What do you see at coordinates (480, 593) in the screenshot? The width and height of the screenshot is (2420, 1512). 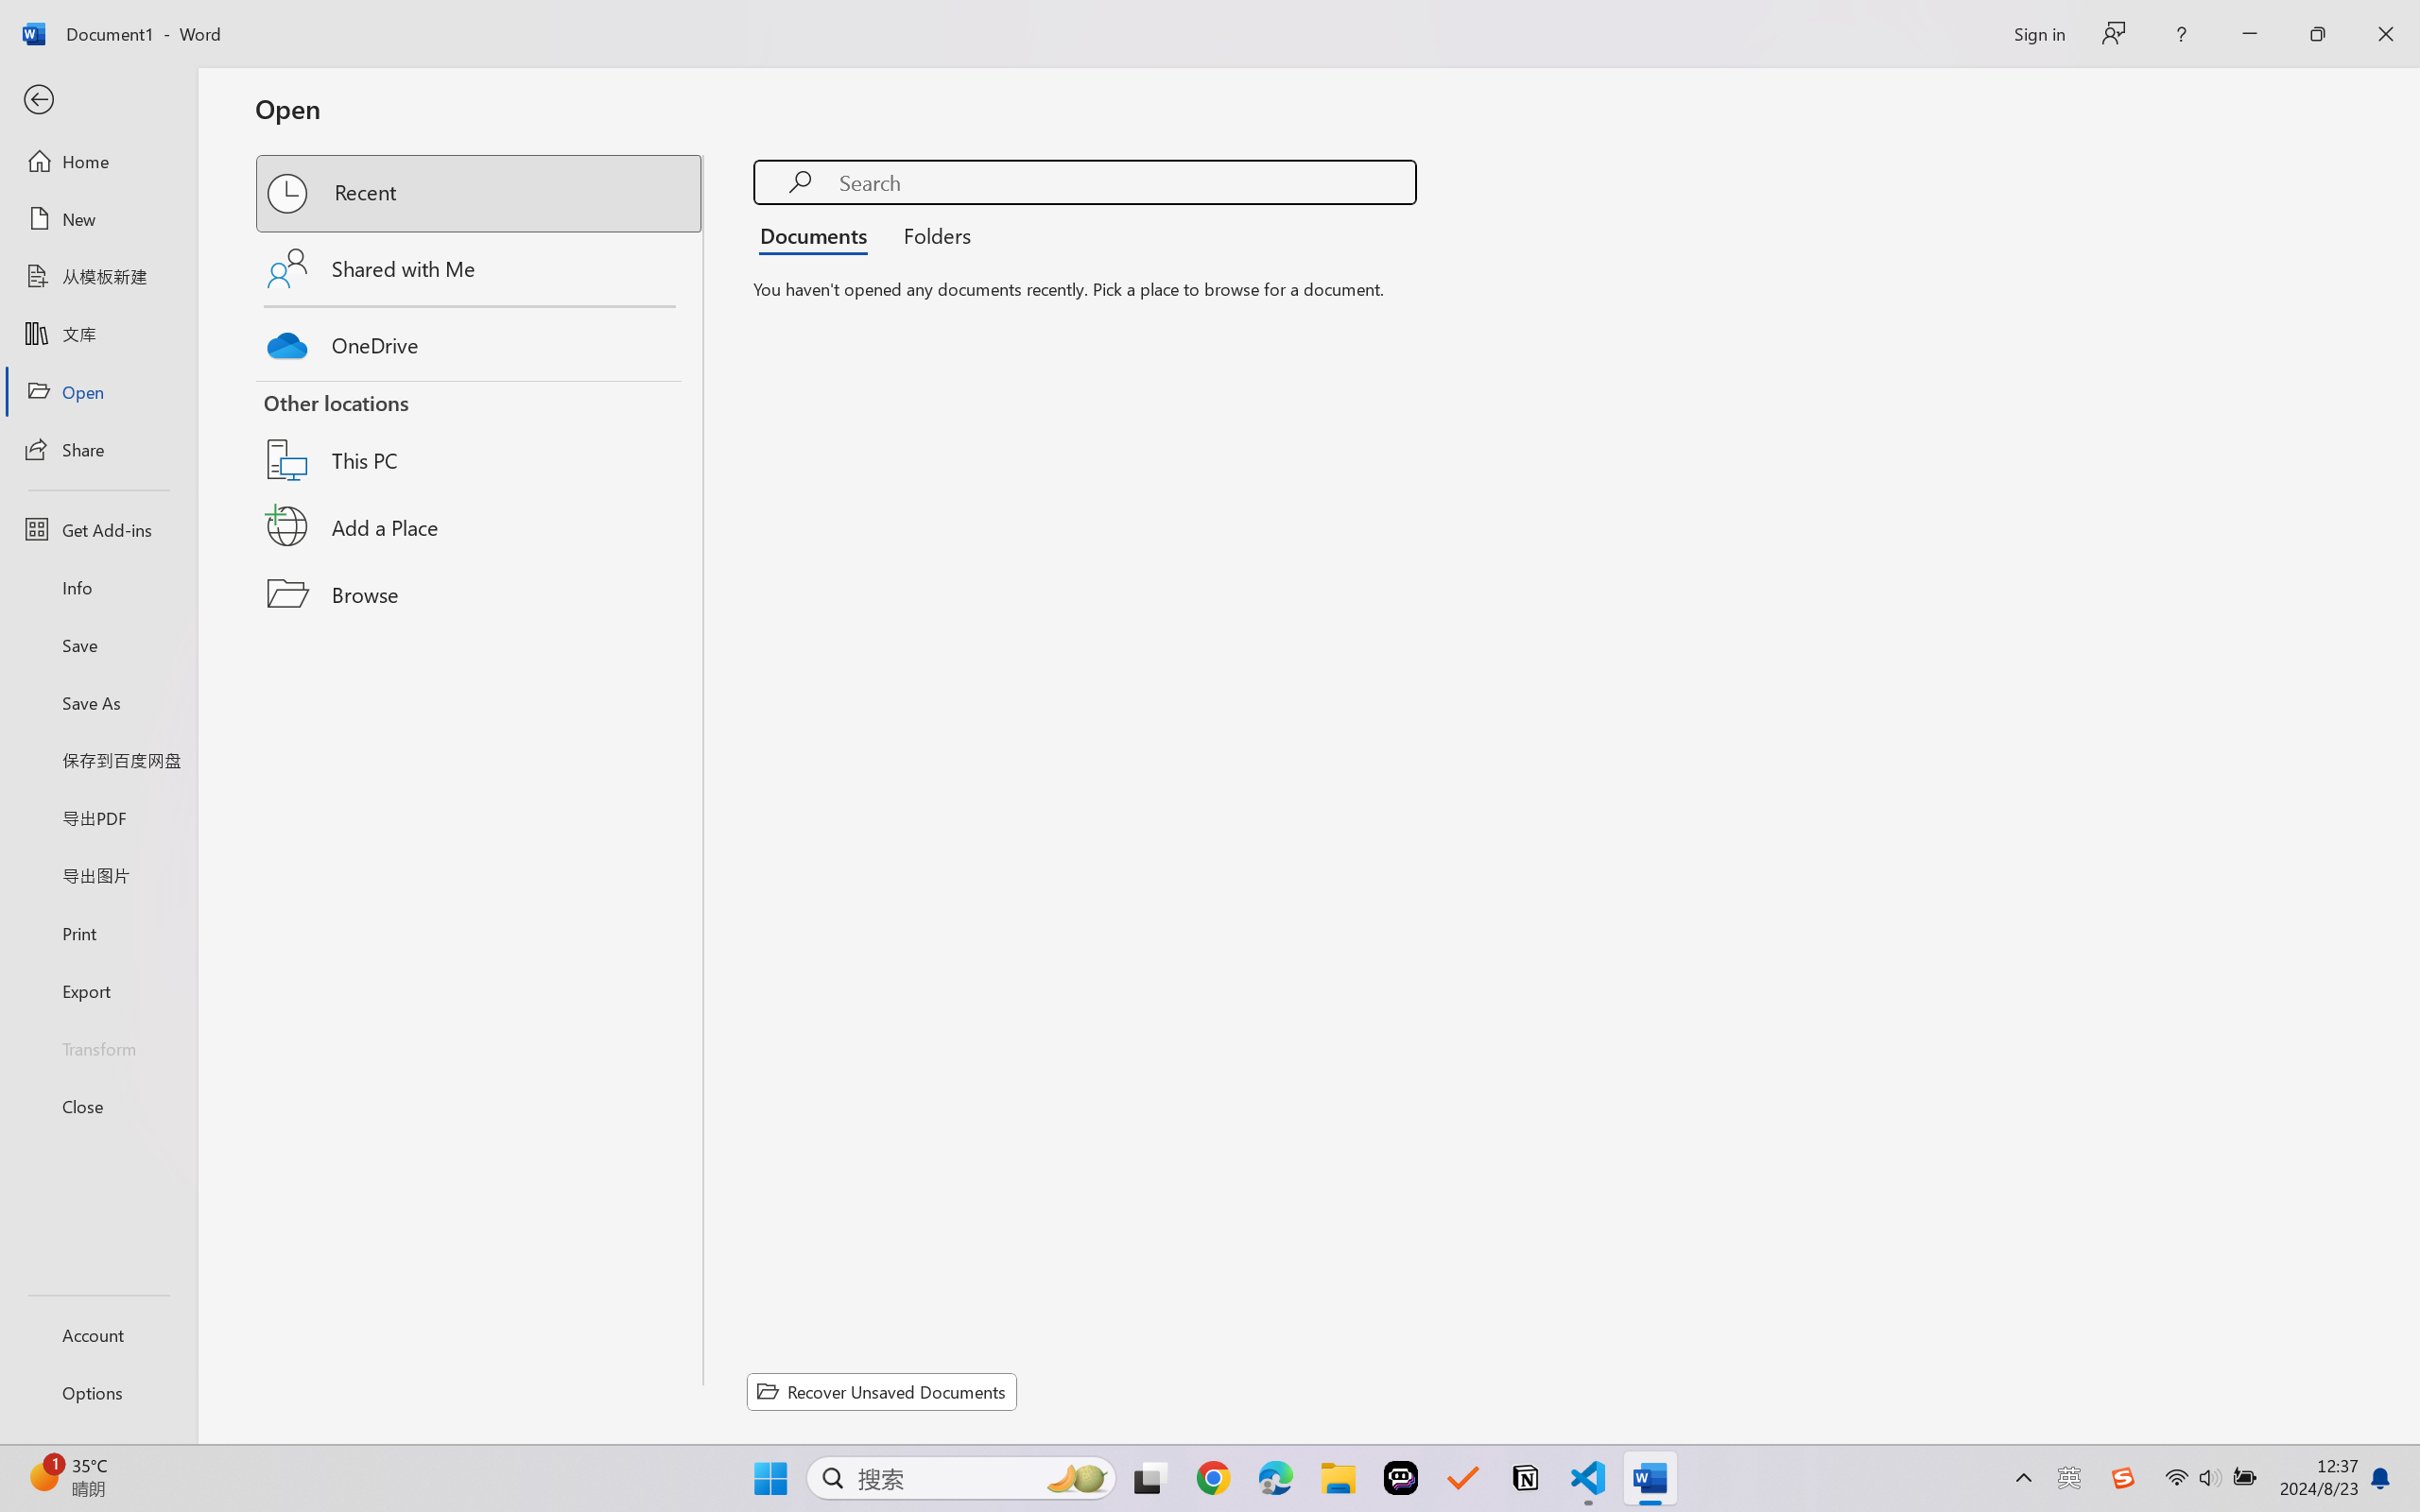 I see `'Browse'` at bounding box center [480, 593].